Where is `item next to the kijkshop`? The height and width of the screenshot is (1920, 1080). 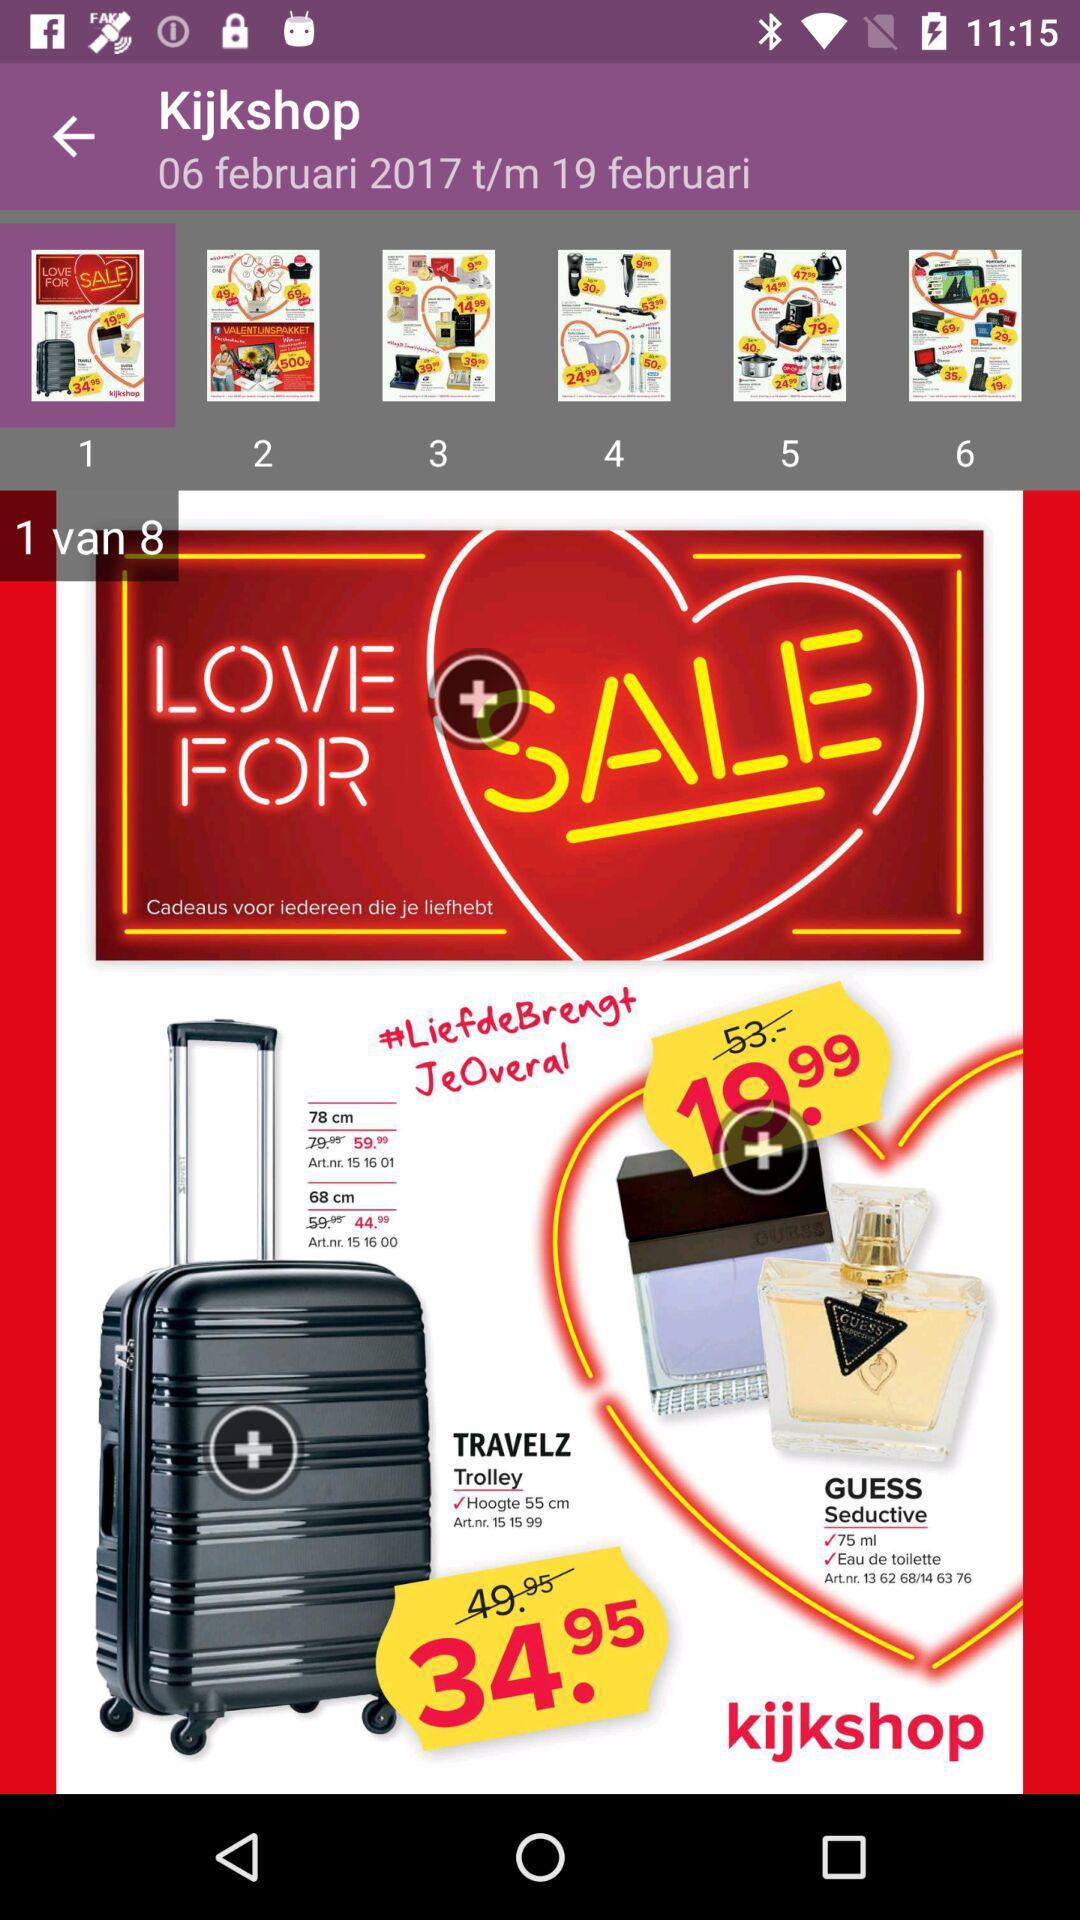 item next to the kijkshop is located at coordinates (72, 135).